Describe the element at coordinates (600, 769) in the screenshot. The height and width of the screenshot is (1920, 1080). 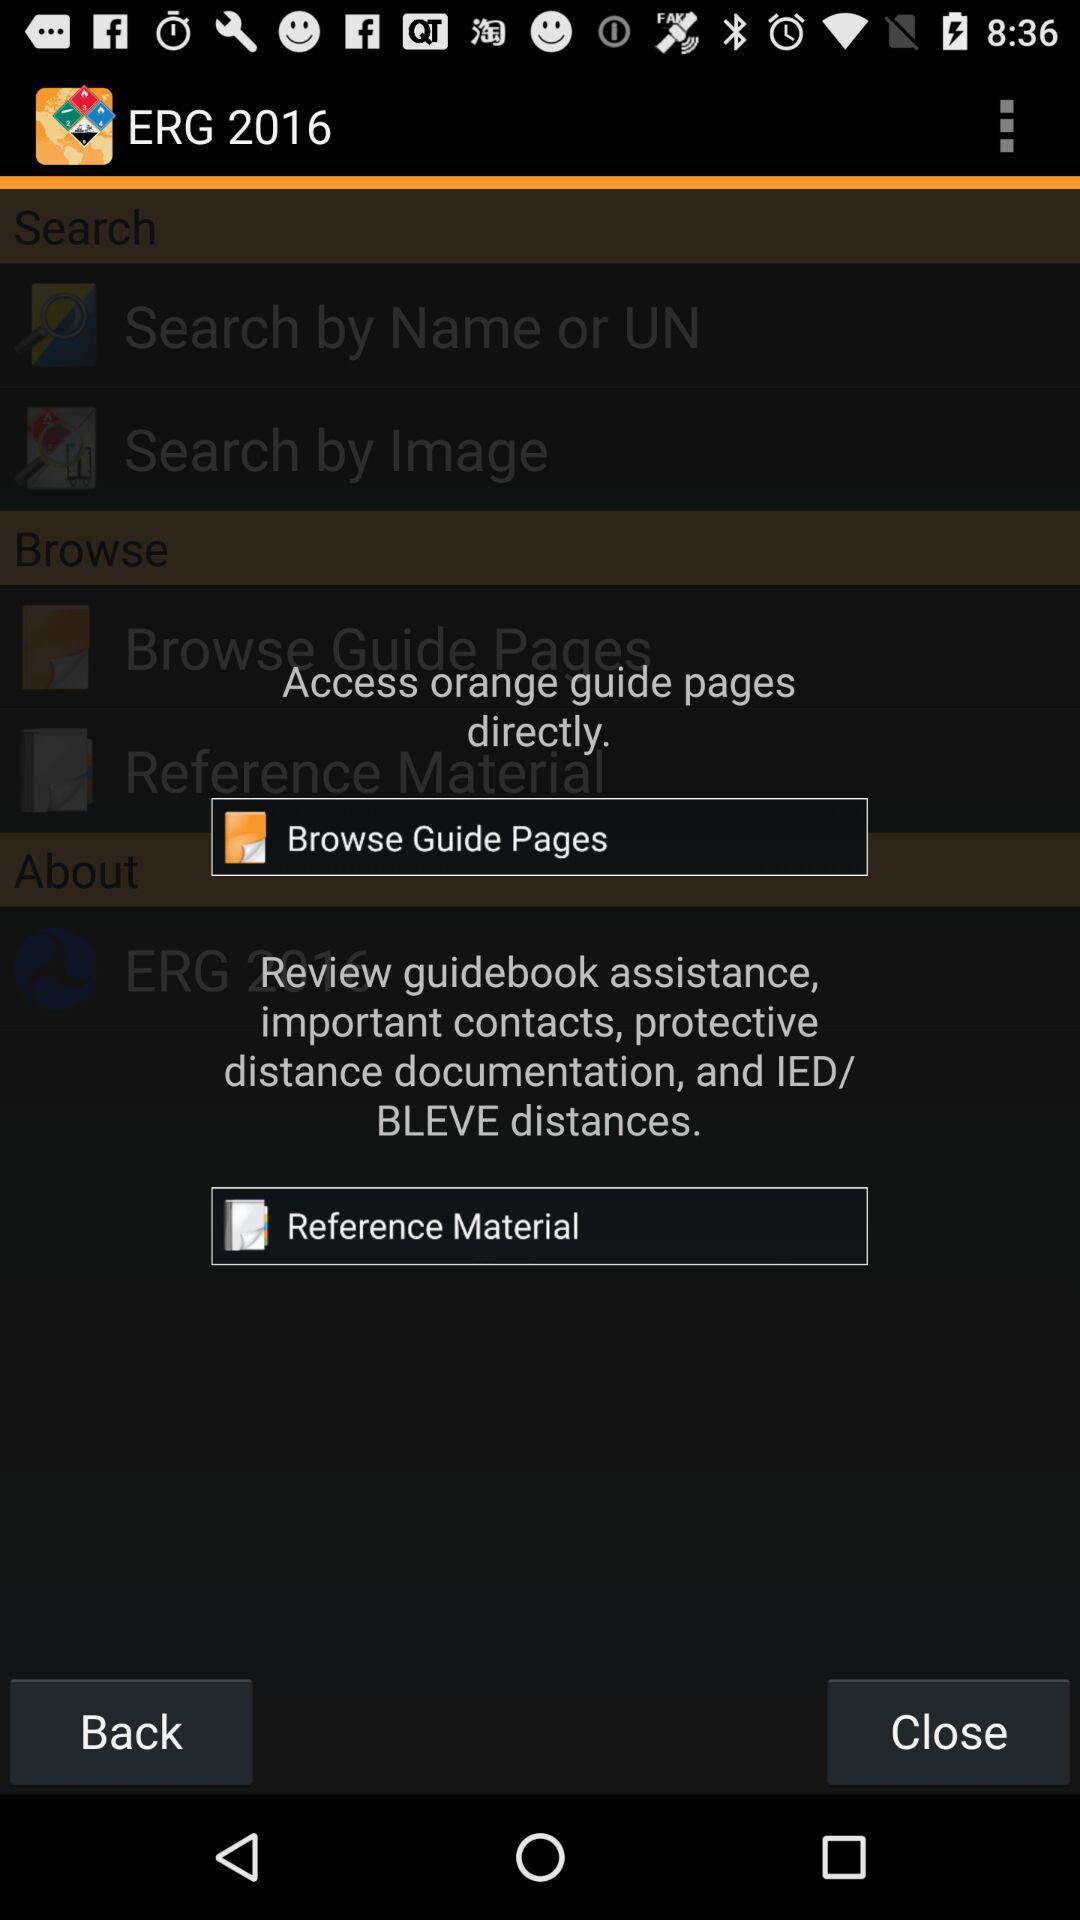
I see `app below browse guide pages item` at that location.